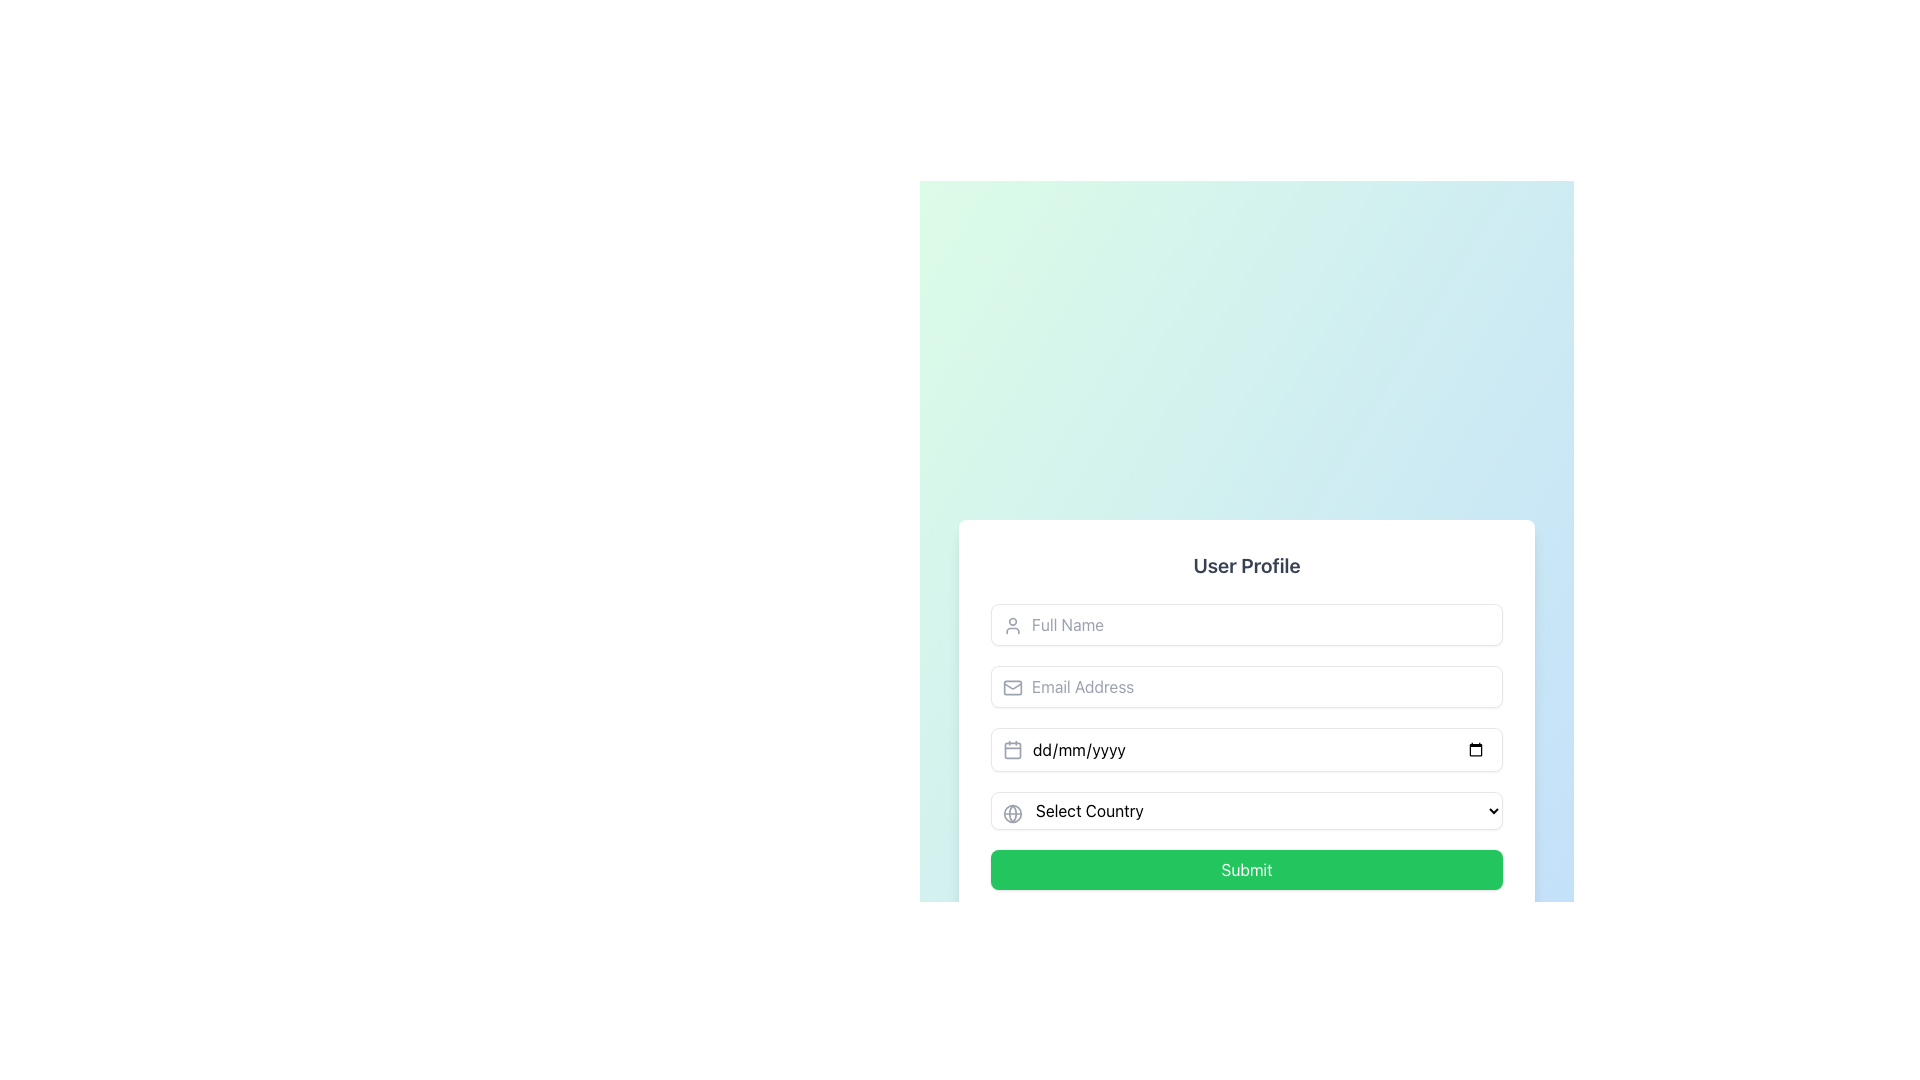  What do you see at coordinates (1012, 749) in the screenshot?
I see `the date input icon located to the left of the 'birth date' input field in the 'User Profile' section, which indicates the expected input of a date value and may open a date picker` at bounding box center [1012, 749].